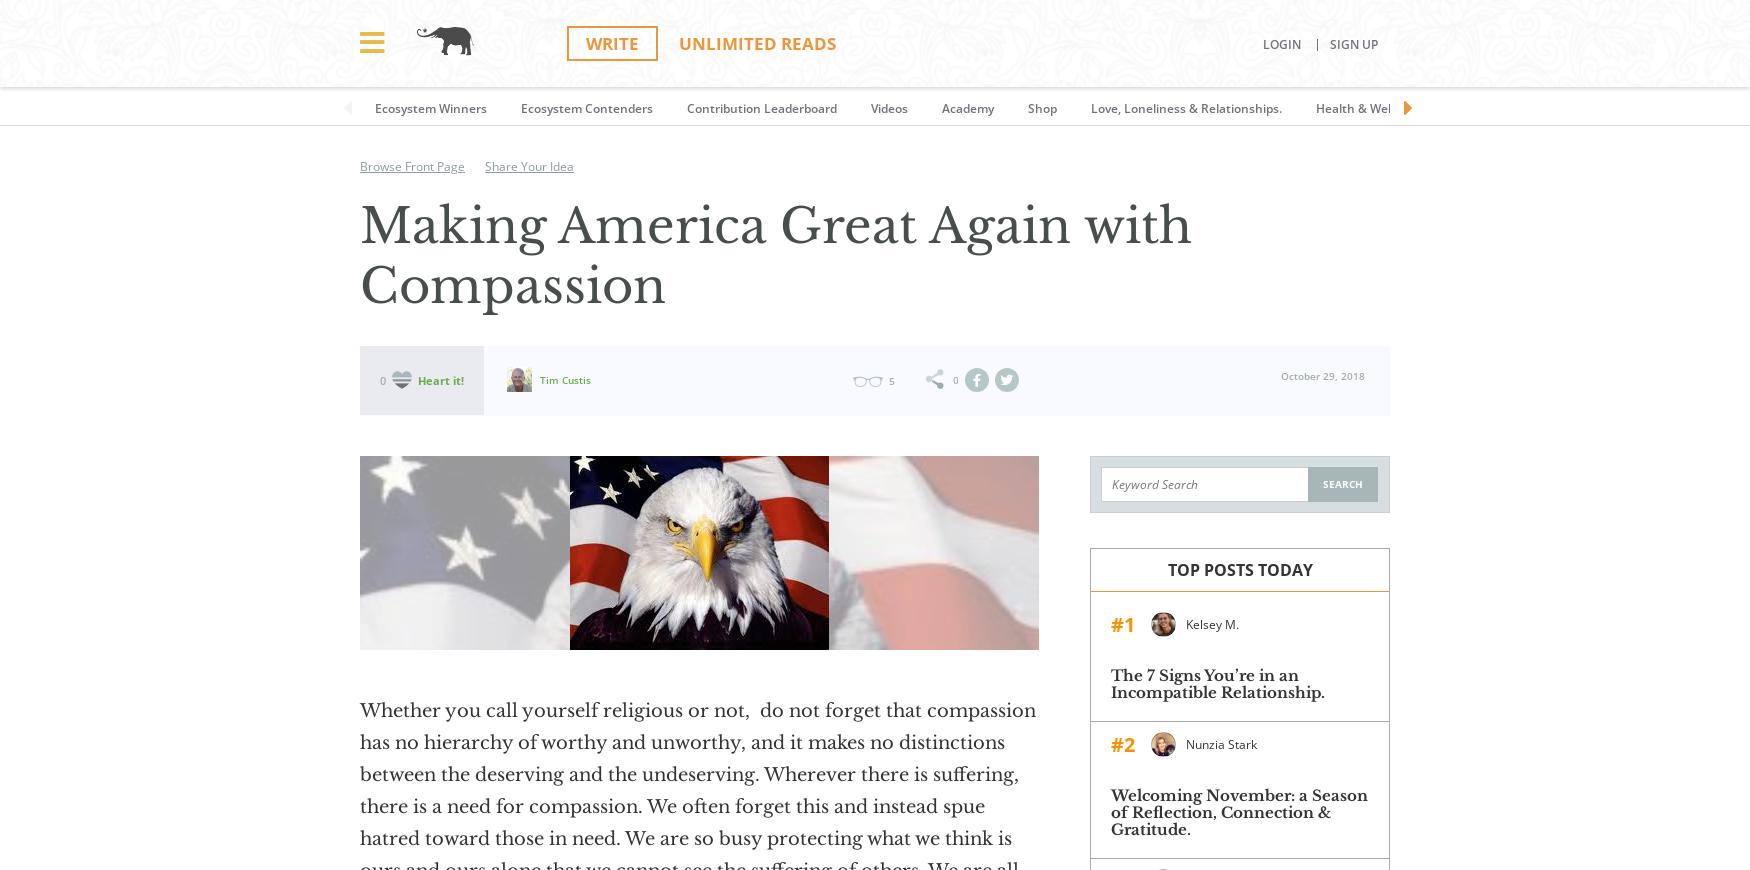 The image size is (1750, 870). Describe the element at coordinates (889, 380) in the screenshot. I see `'5'` at that location.